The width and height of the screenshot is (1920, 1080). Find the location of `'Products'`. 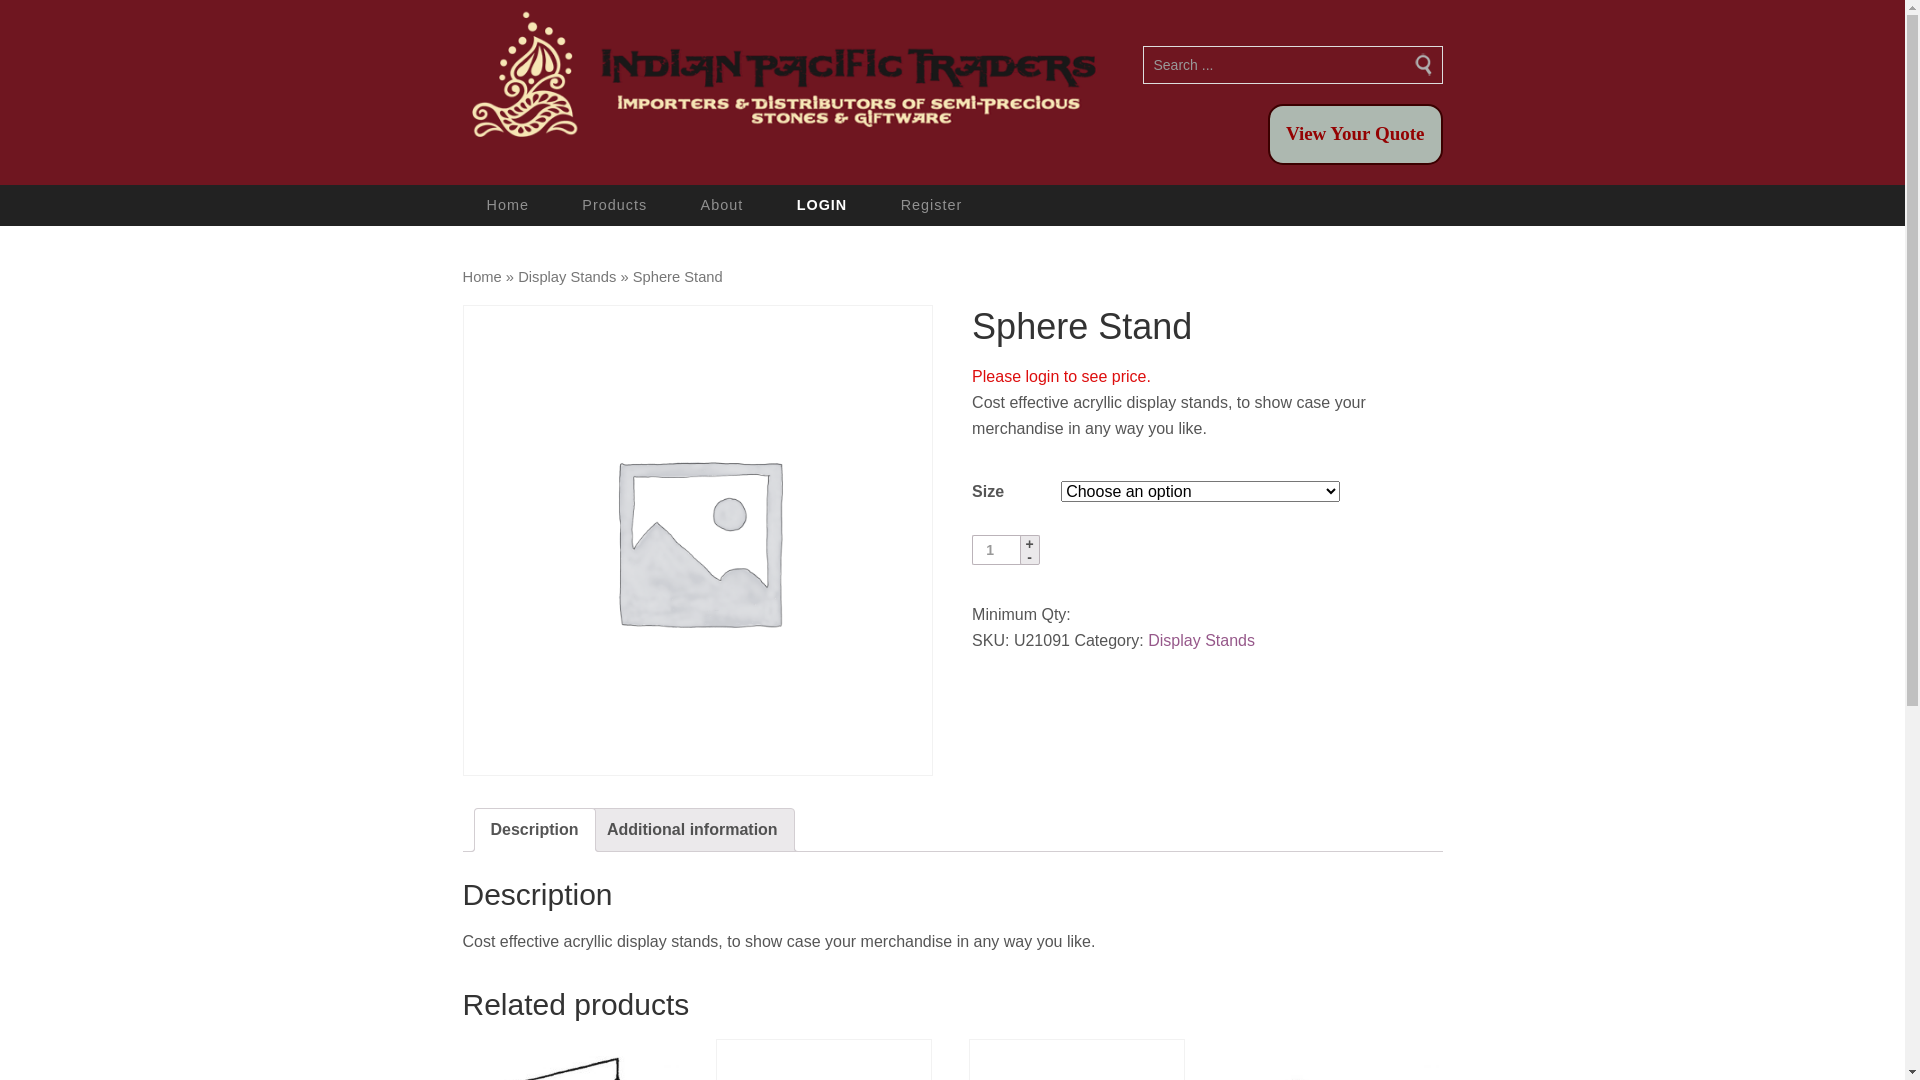

'Products' is located at coordinates (613, 205).